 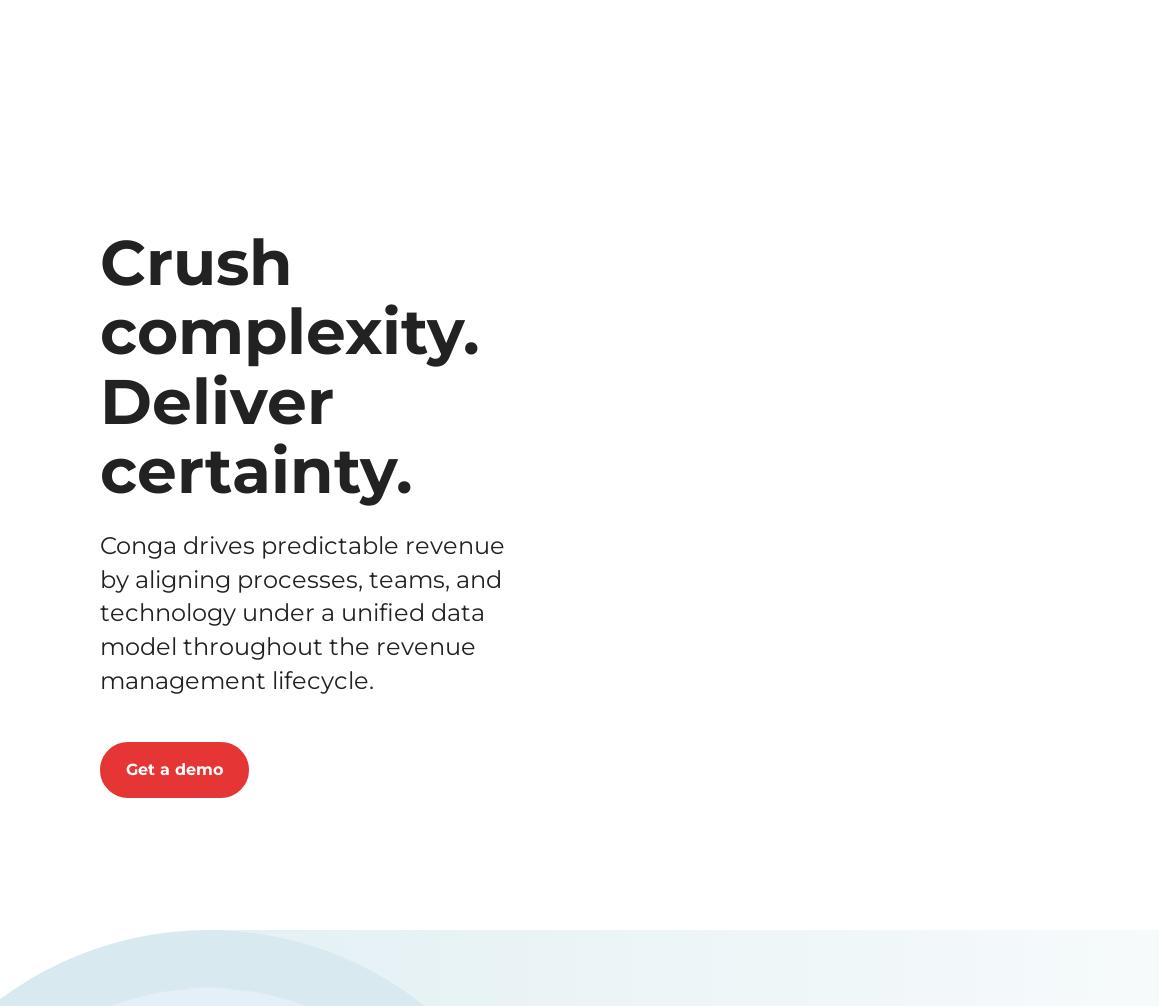 What do you see at coordinates (646, 347) in the screenshot?
I see `'Last name'` at bounding box center [646, 347].